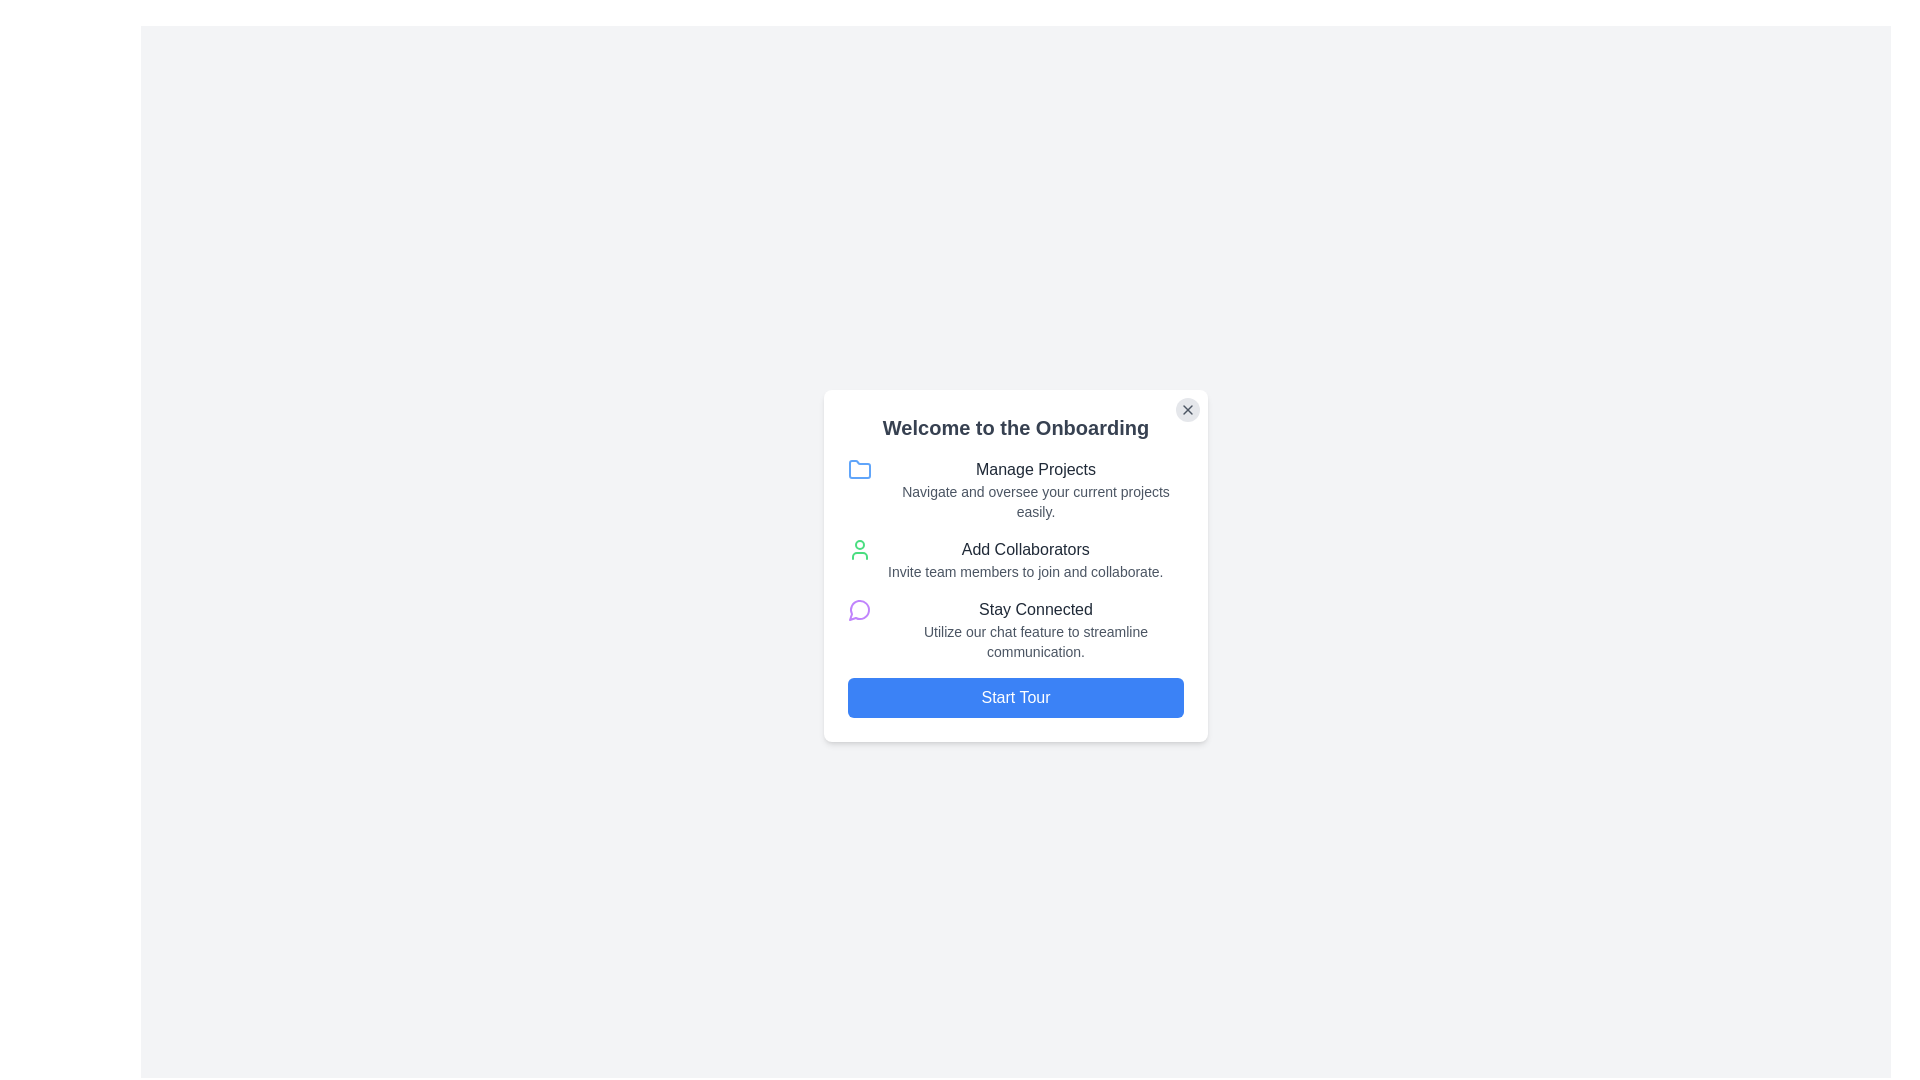  Describe the element at coordinates (1016, 628) in the screenshot. I see `the informational text block element titled 'Stay Connected', which includes a speech bubble icon and descriptive text about utilizing the chat feature` at that location.